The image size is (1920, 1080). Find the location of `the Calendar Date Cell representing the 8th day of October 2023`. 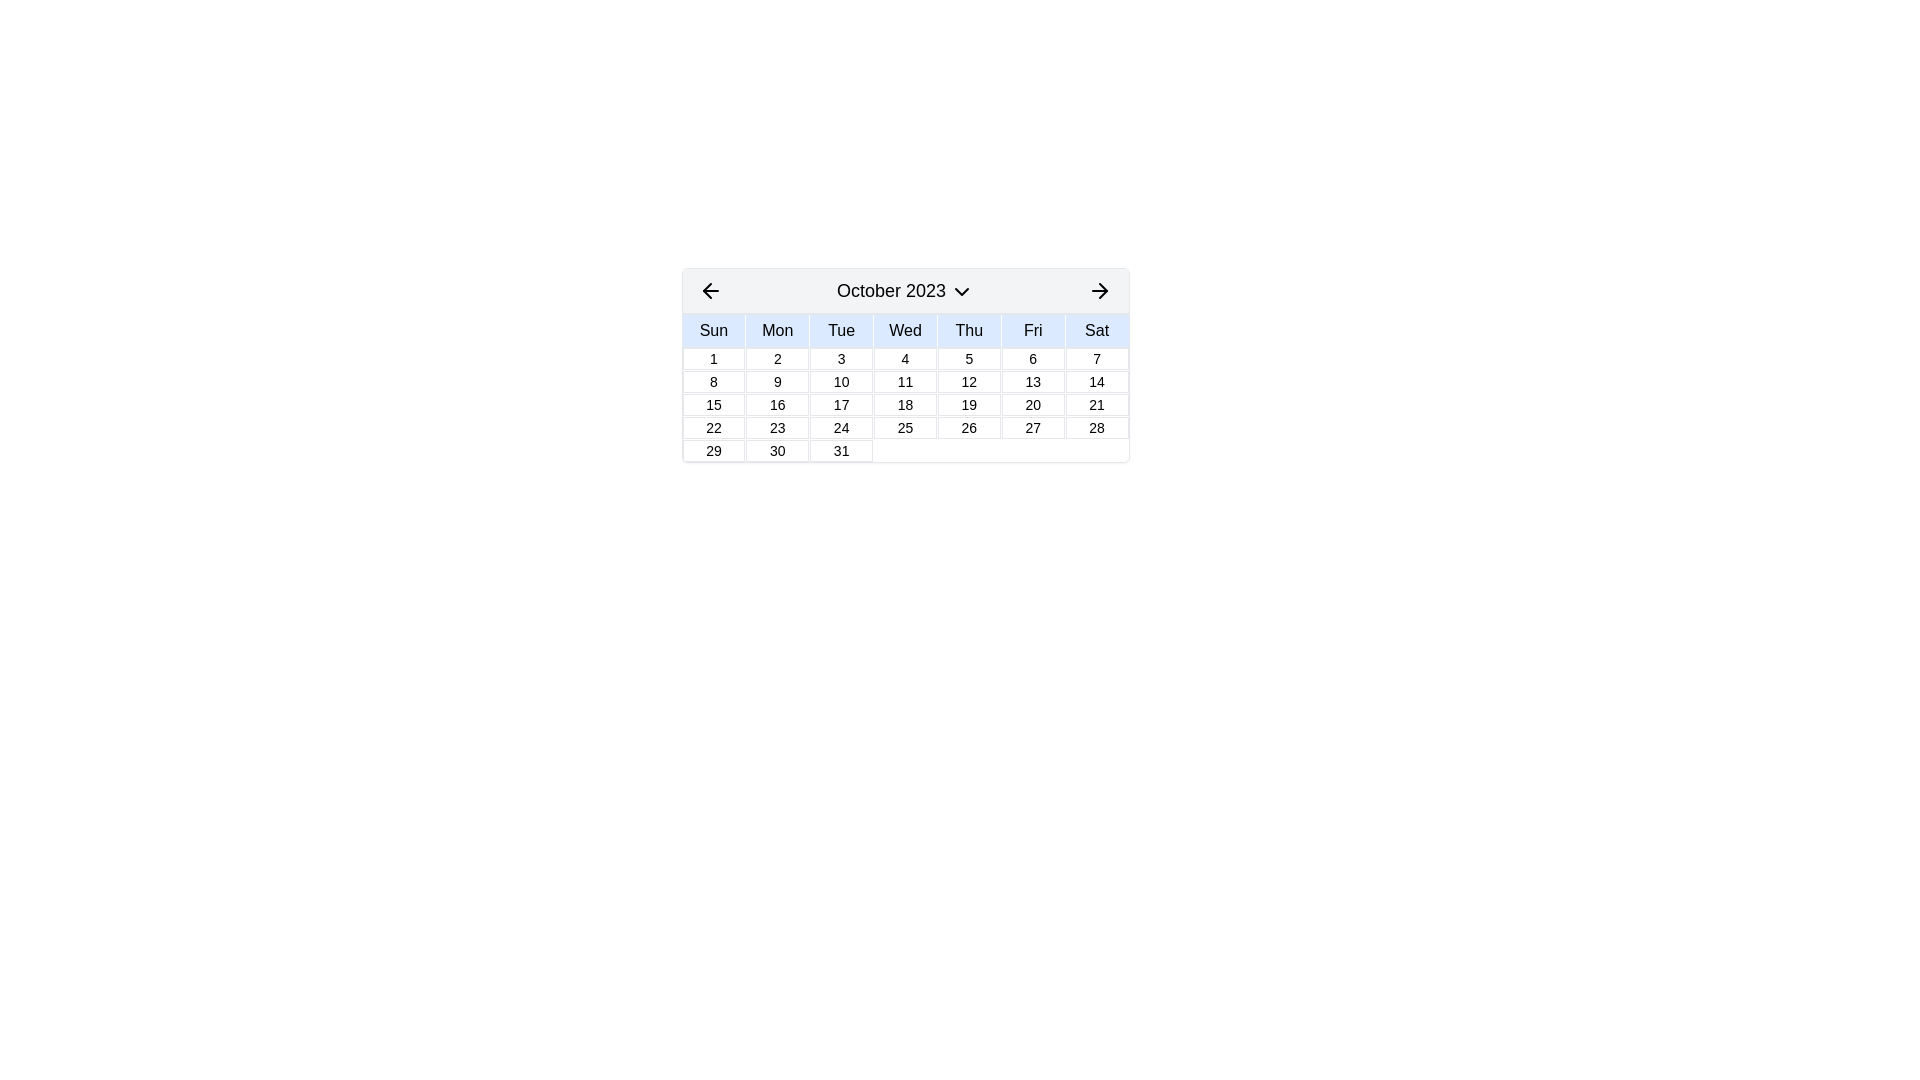

the Calendar Date Cell representing the 8th day of October 2023 is located at coordinates (713, 381).